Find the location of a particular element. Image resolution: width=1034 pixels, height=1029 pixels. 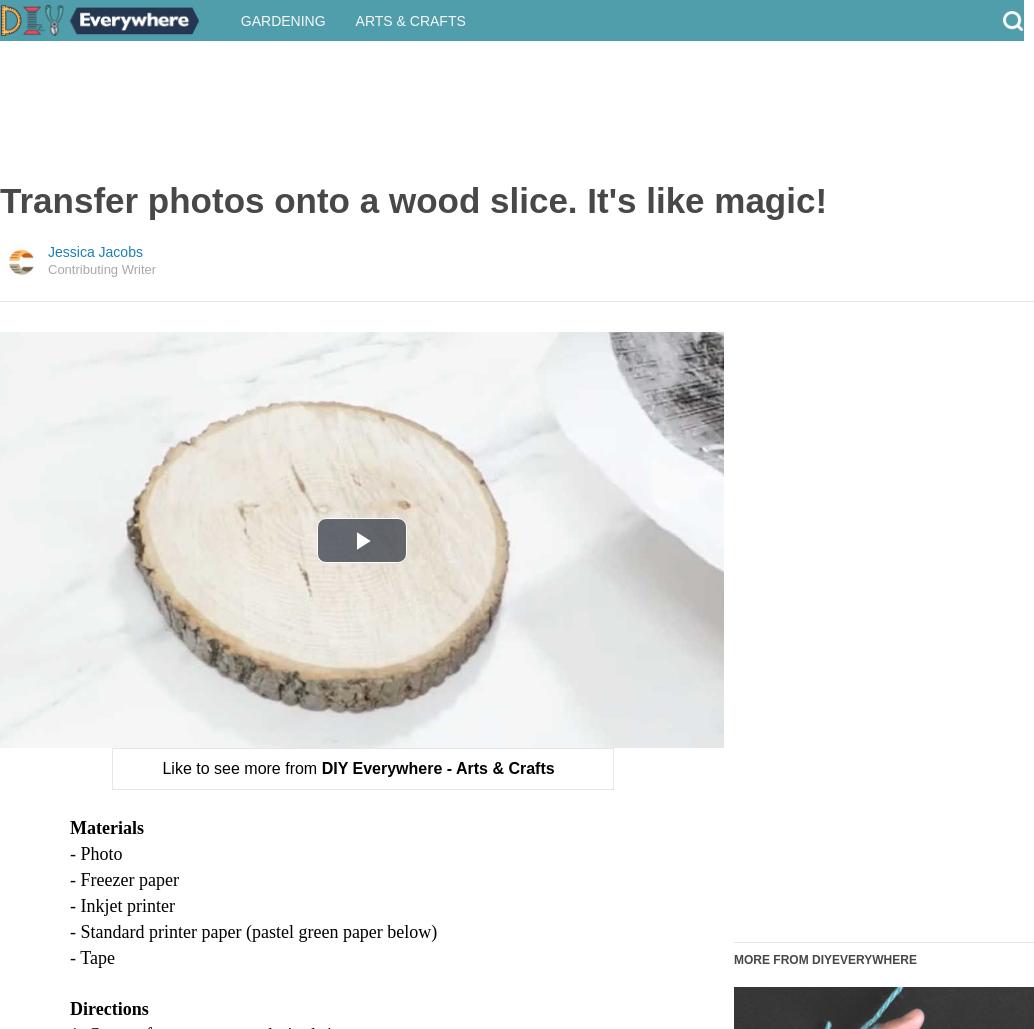

'Transfer photos onto a wood slice. It's like magic!' is located at coordinates (412, 219).